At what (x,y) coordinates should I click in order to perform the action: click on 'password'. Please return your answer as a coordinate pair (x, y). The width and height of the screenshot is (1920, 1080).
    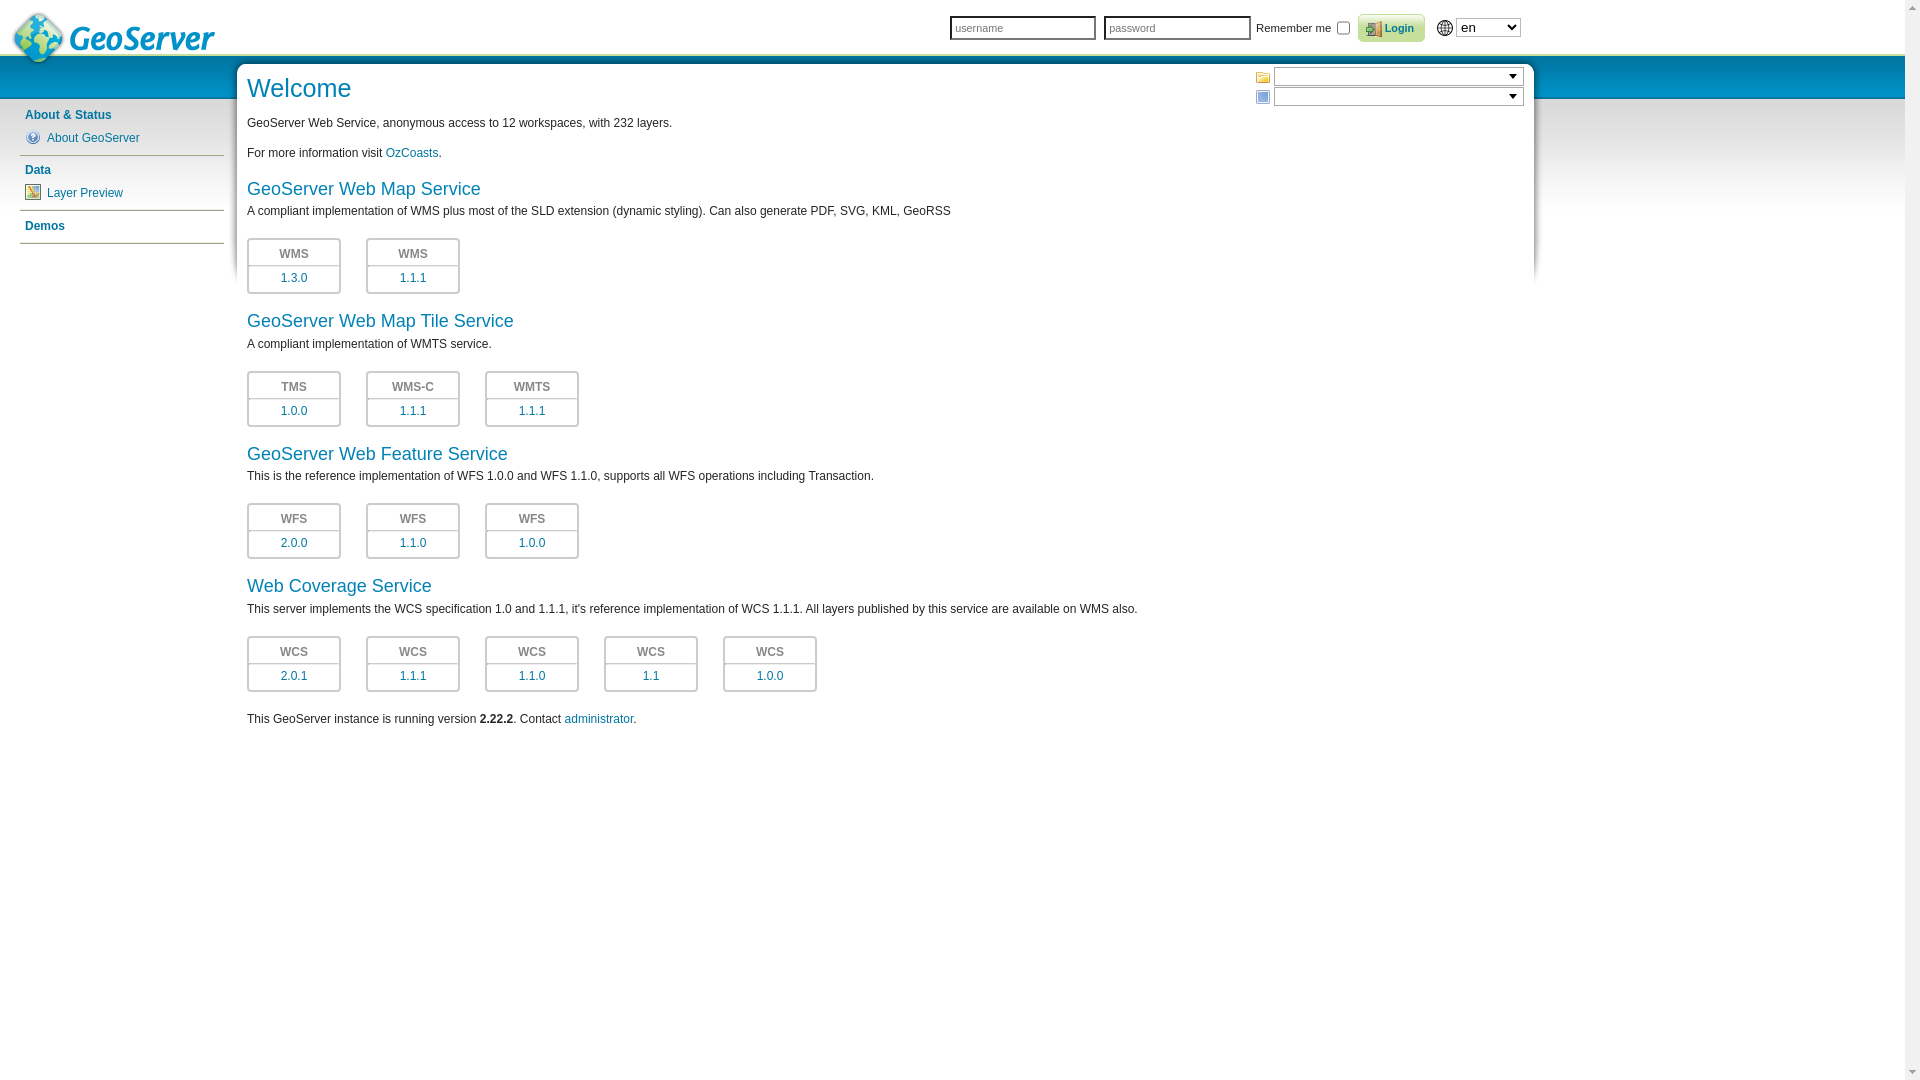
    Looking at the image, I should click on (1176, 27).